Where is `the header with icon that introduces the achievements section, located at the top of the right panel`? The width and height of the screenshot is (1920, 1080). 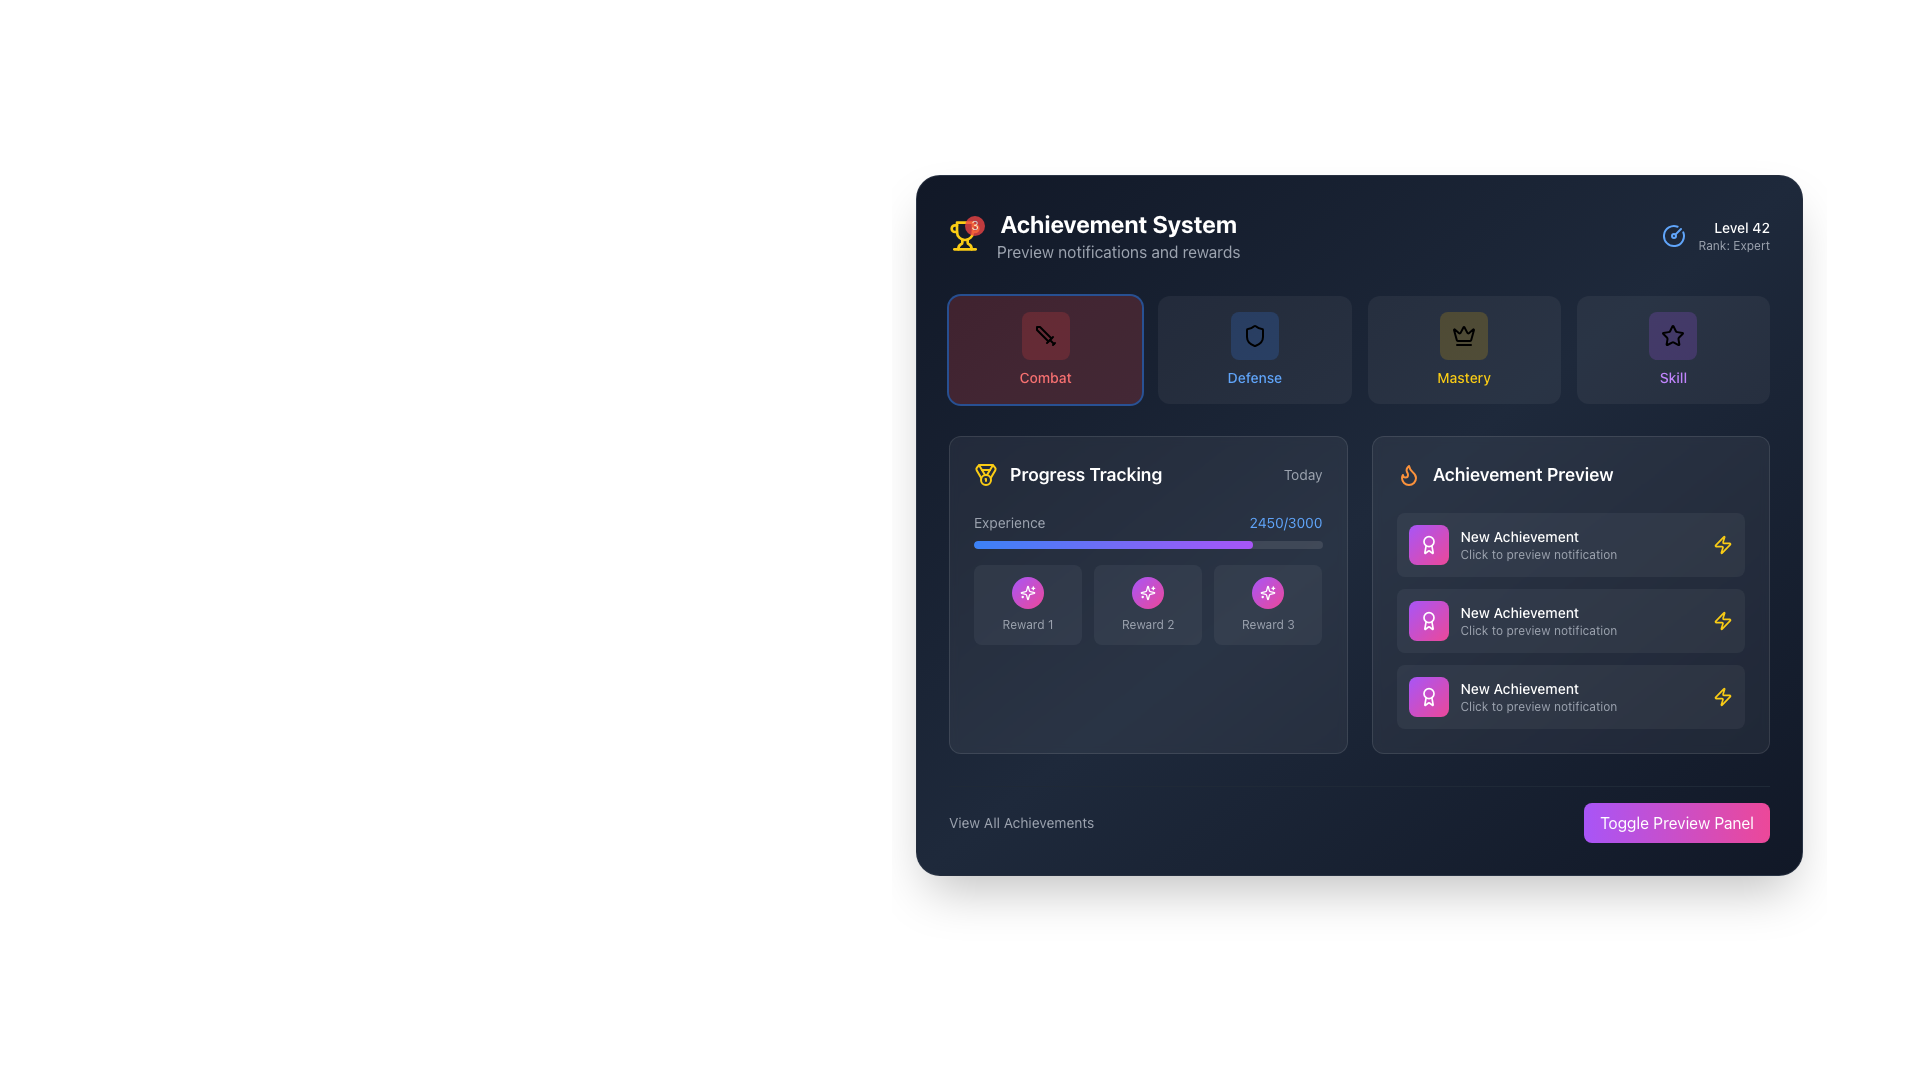 the header with icon that introduces the achievements section, located at the top of the right panel is located at coordinates (1569, 474).